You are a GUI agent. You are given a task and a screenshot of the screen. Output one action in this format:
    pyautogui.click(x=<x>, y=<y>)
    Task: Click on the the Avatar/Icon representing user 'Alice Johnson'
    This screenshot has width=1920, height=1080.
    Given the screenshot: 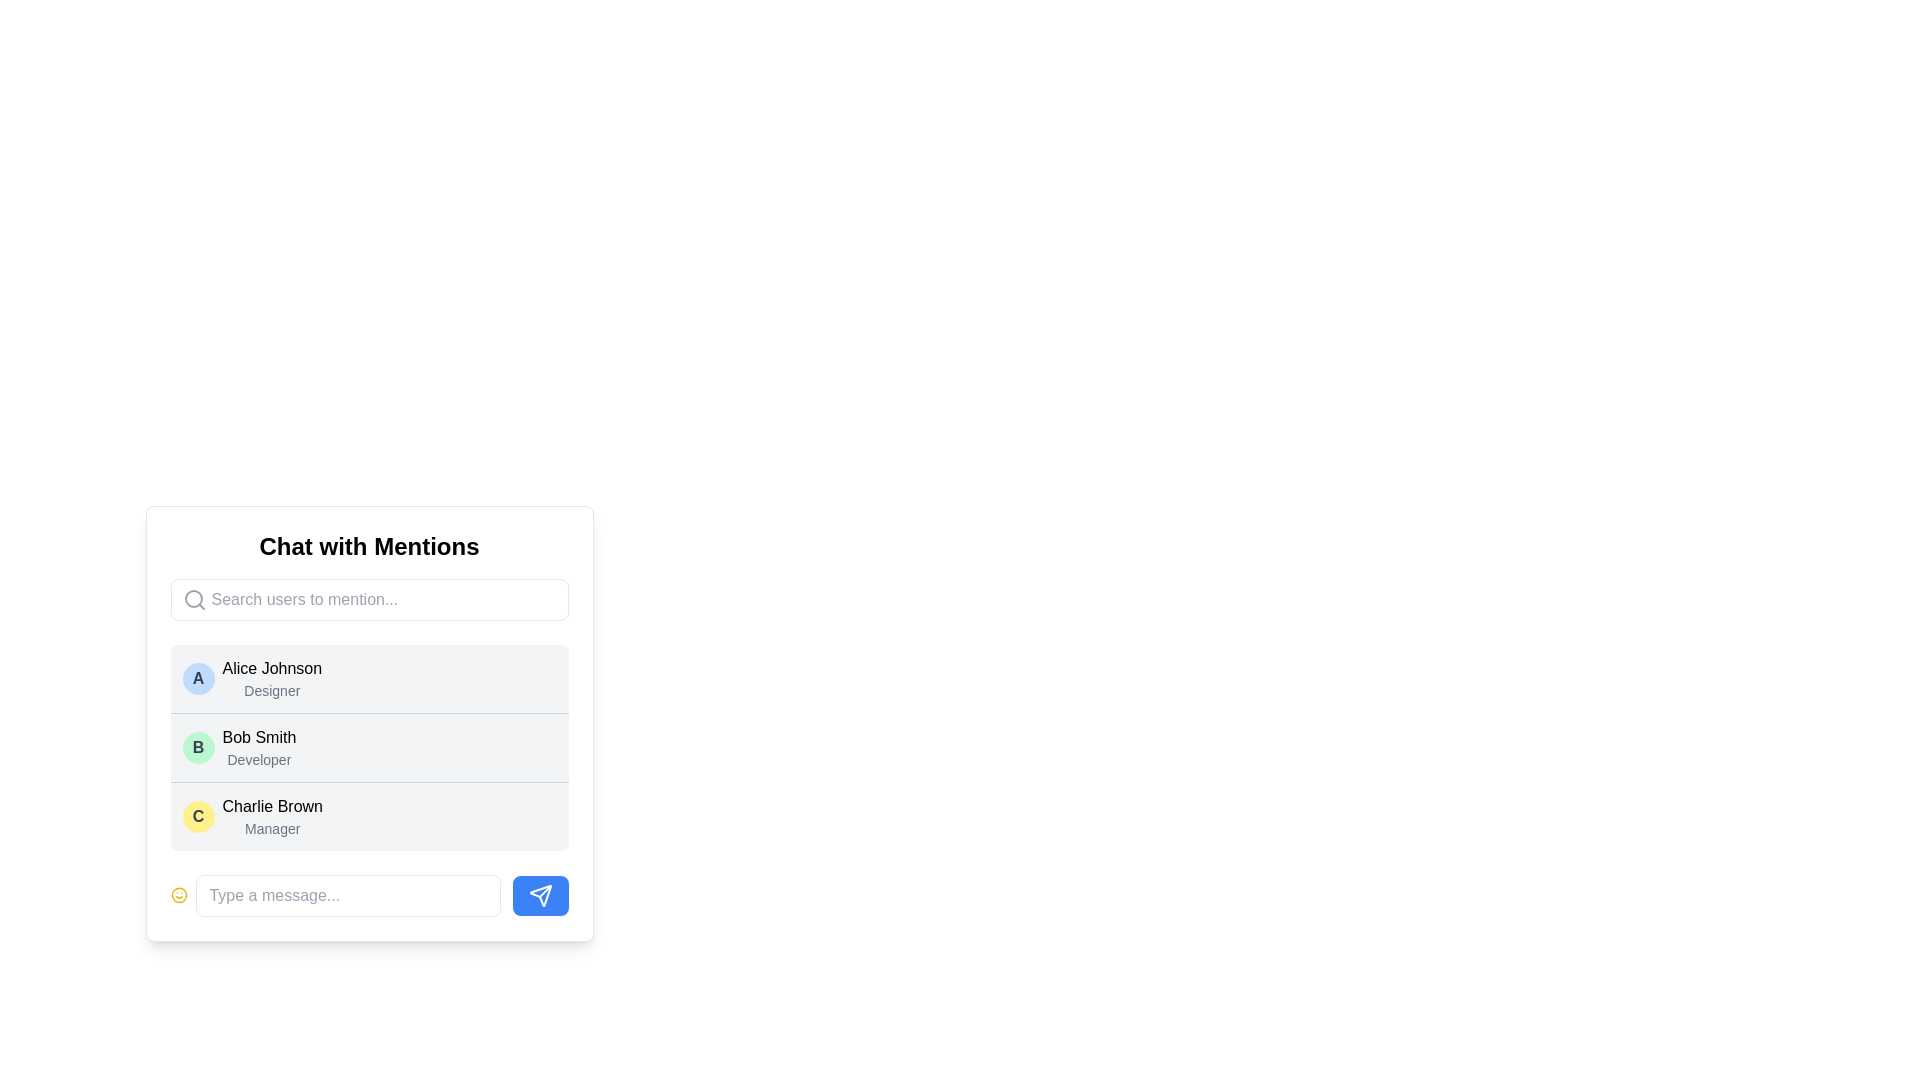 What is the action you would take?
    pyautogui.click(x=198, y=677)
    